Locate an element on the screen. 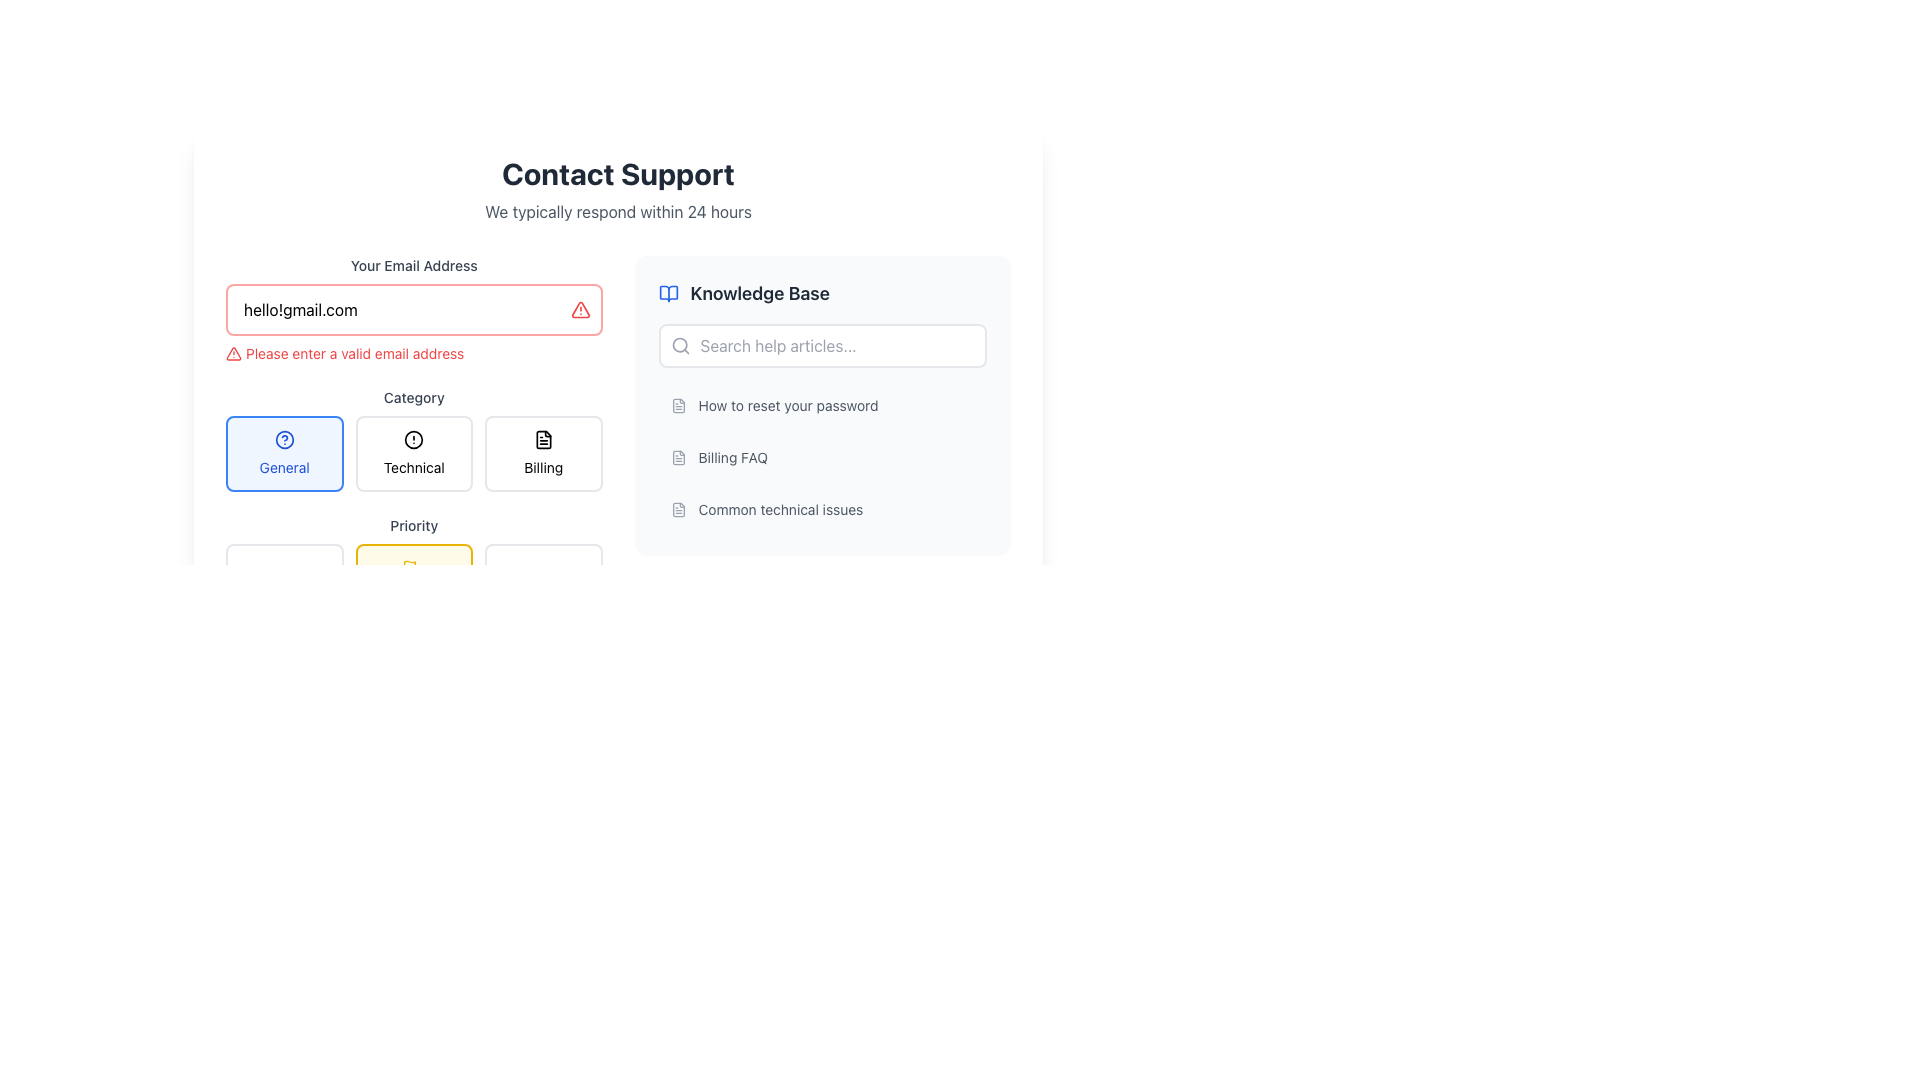 The height and width of the screenshot is (1080, 1920). the static text element providing navigational aid under the 'Knowledge Base' section, located between 'Billing FAQ' and an empty space is located at coordinates (779, 508).